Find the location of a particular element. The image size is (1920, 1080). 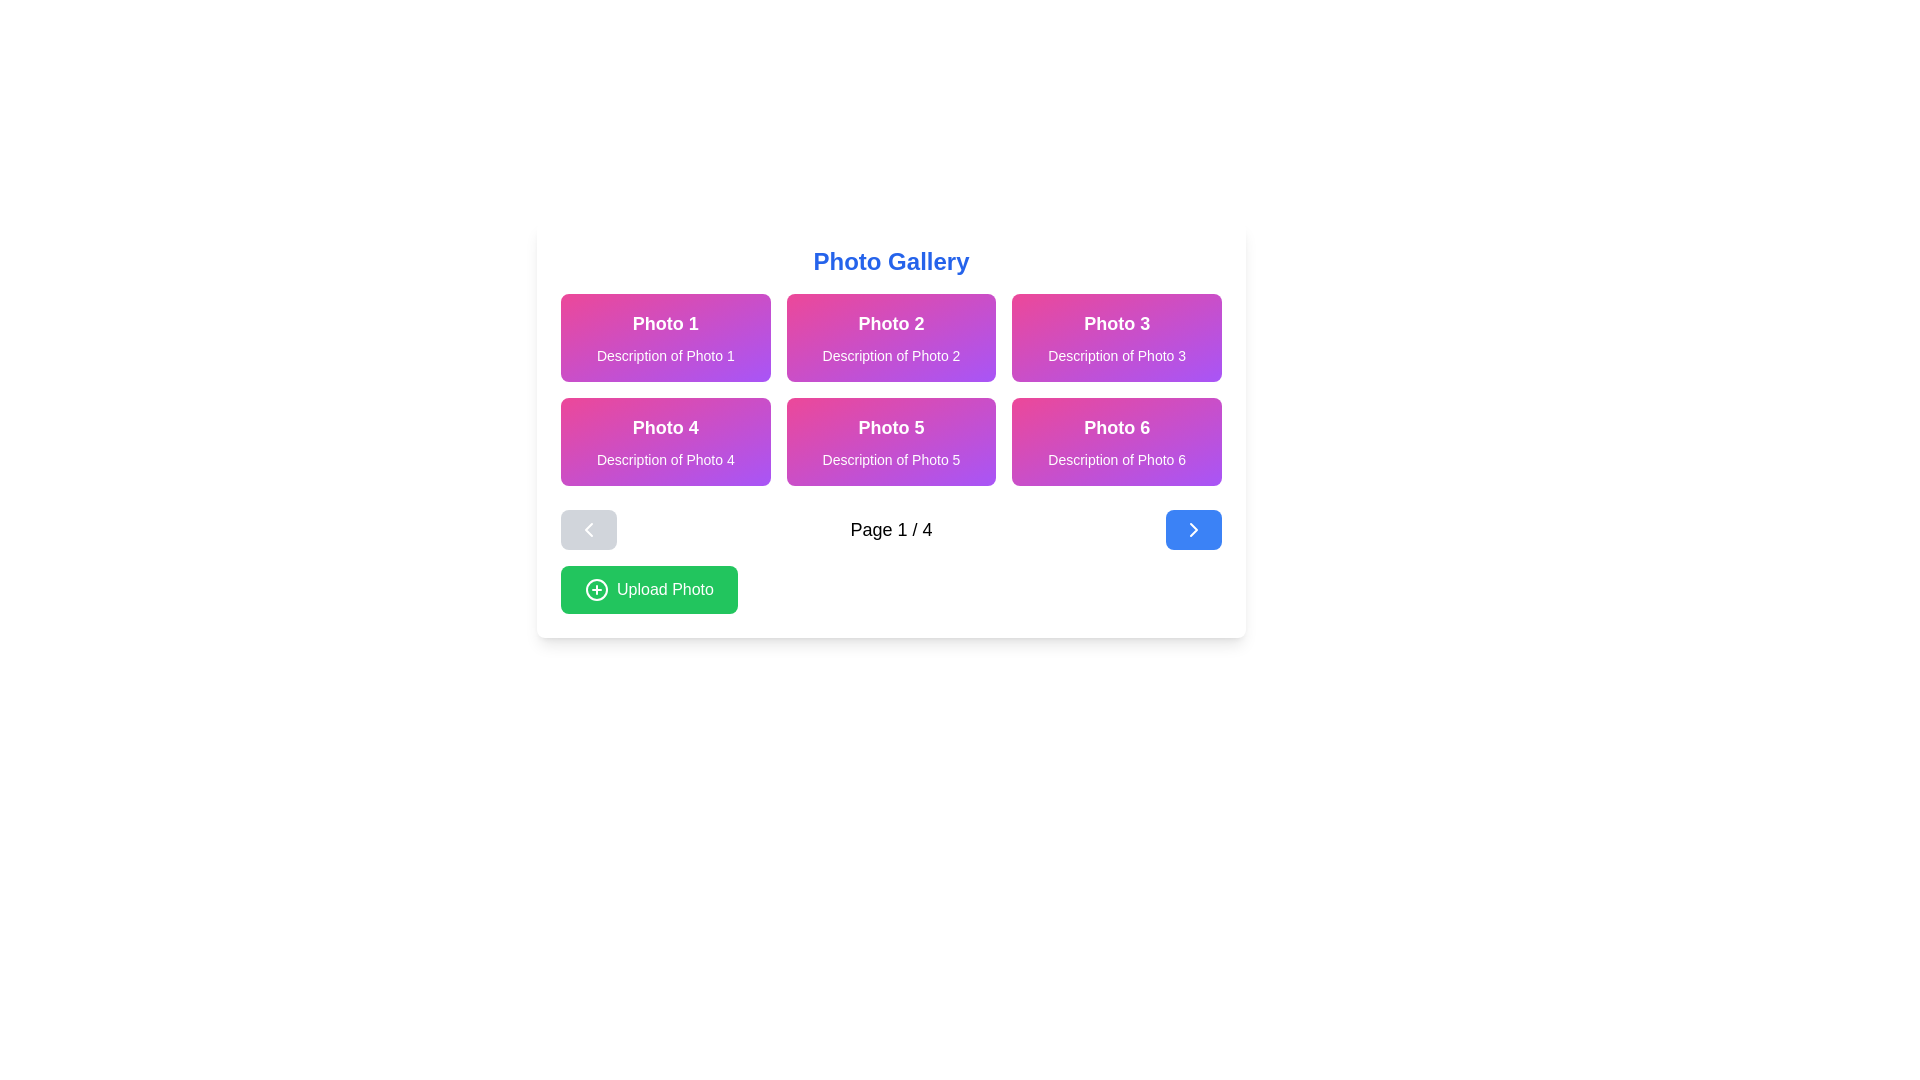

the Informational card labeled 'Photo 6', which features a gradient background from pink to purple, rounded corners, and displays the text 'Photo 6' in bold white at its center is located at coordinates (1116, 441).